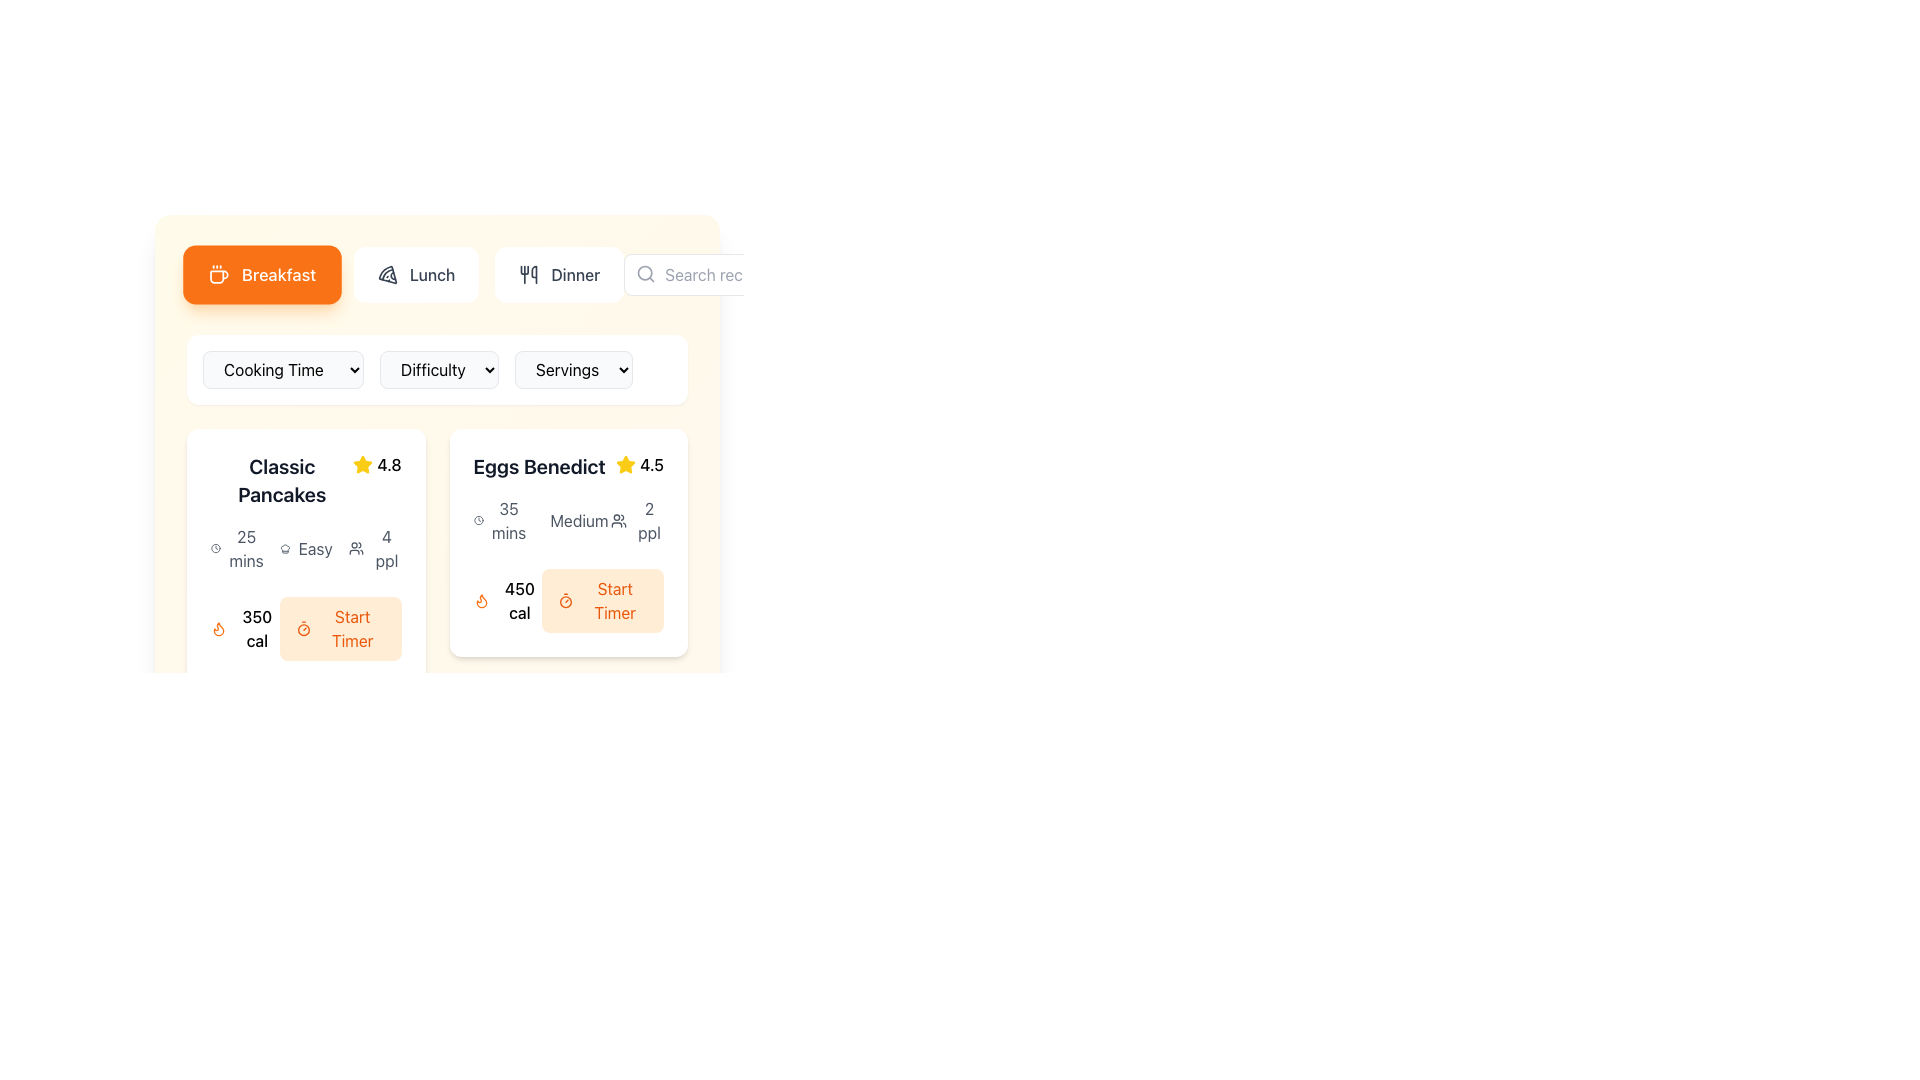 This screenshot has width=1920, height=1080. I want to click on the clock icon located in the metadata section of the 'Classic Pancakes' recipe card, positioned near the '25 mins' text and above the '350 cal' section, so click(216, 548).